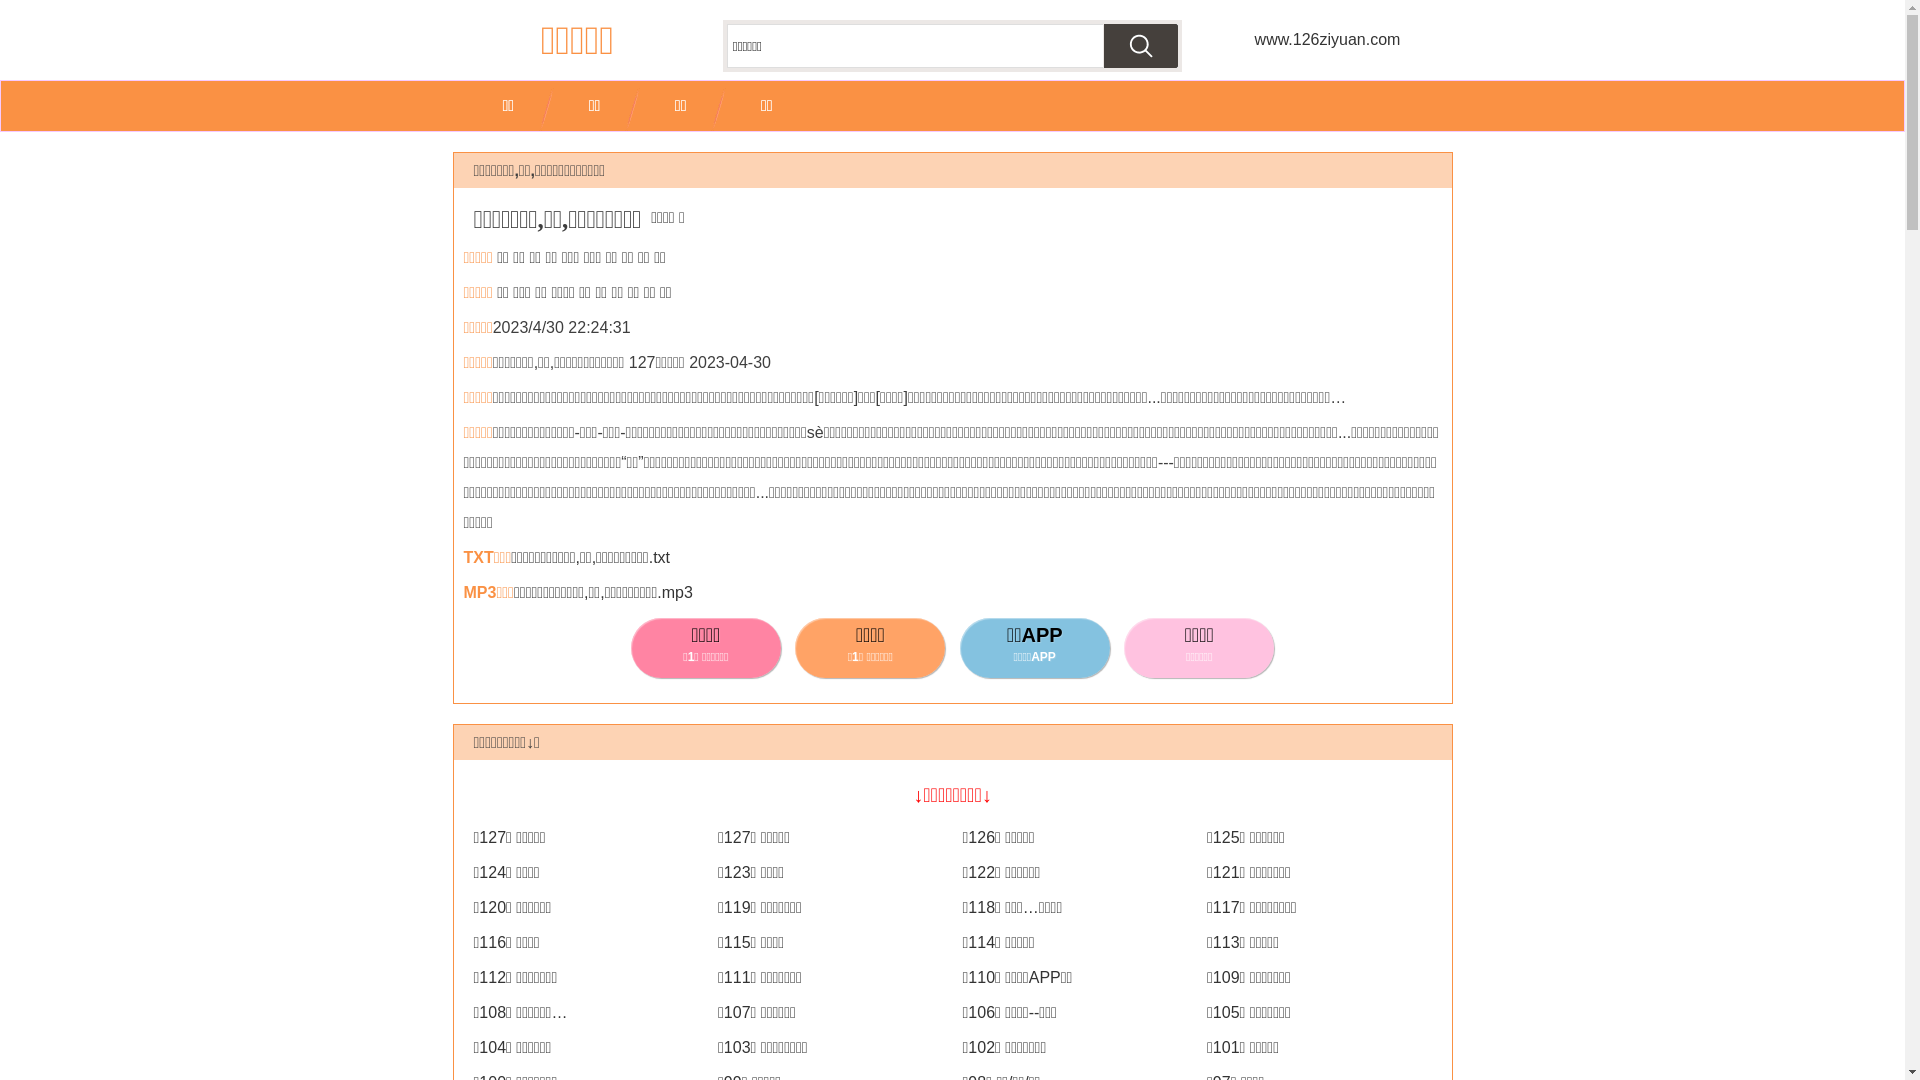 The width and height of the screenshot is (1920, 1080). What do you see at coordinates (1326, 39) in the screenshot?
I see `'www.126ziyuan.com'` at bounding box center [1326, 39].